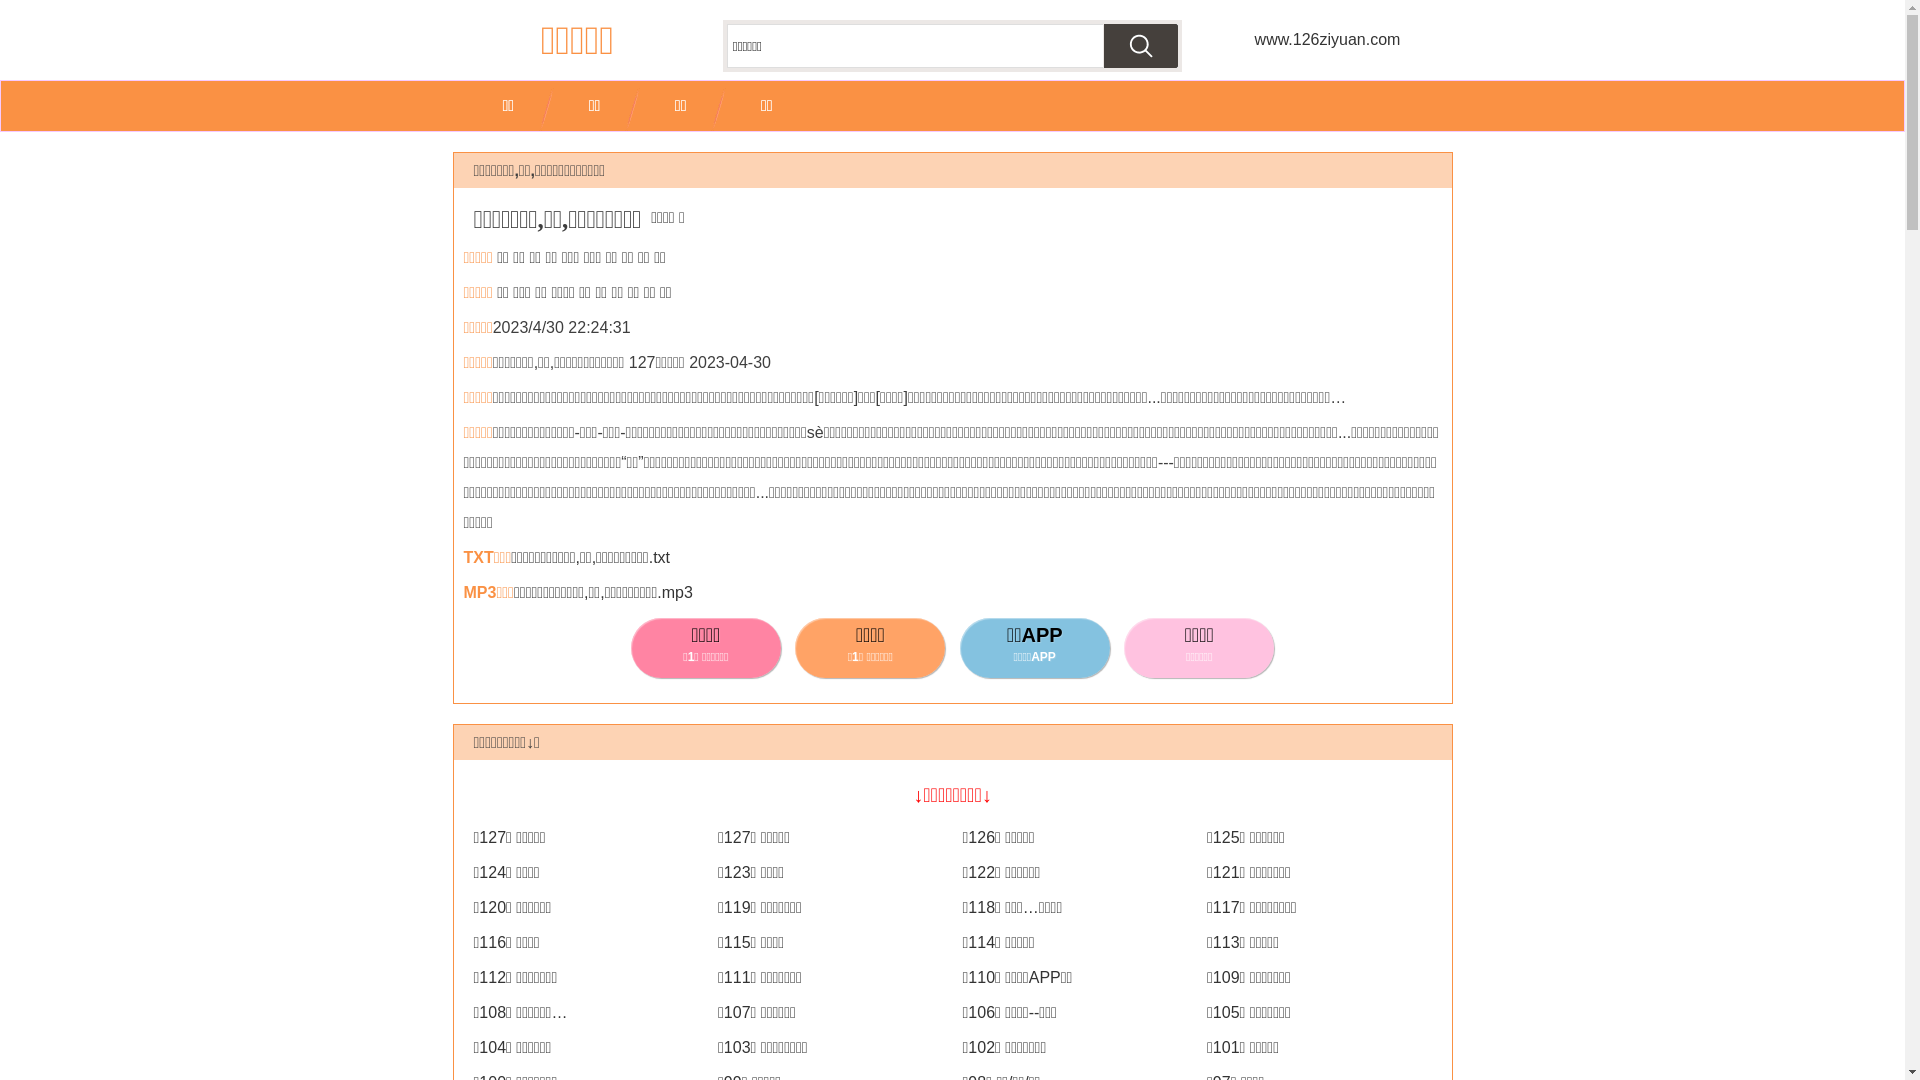 The width and height of the screenshot is (1920, 1080). What do you see at coordinates (1326, 39) in the screenshot?
I see `'www.126ziyuan.com'` at bounding box center [1326, 39].